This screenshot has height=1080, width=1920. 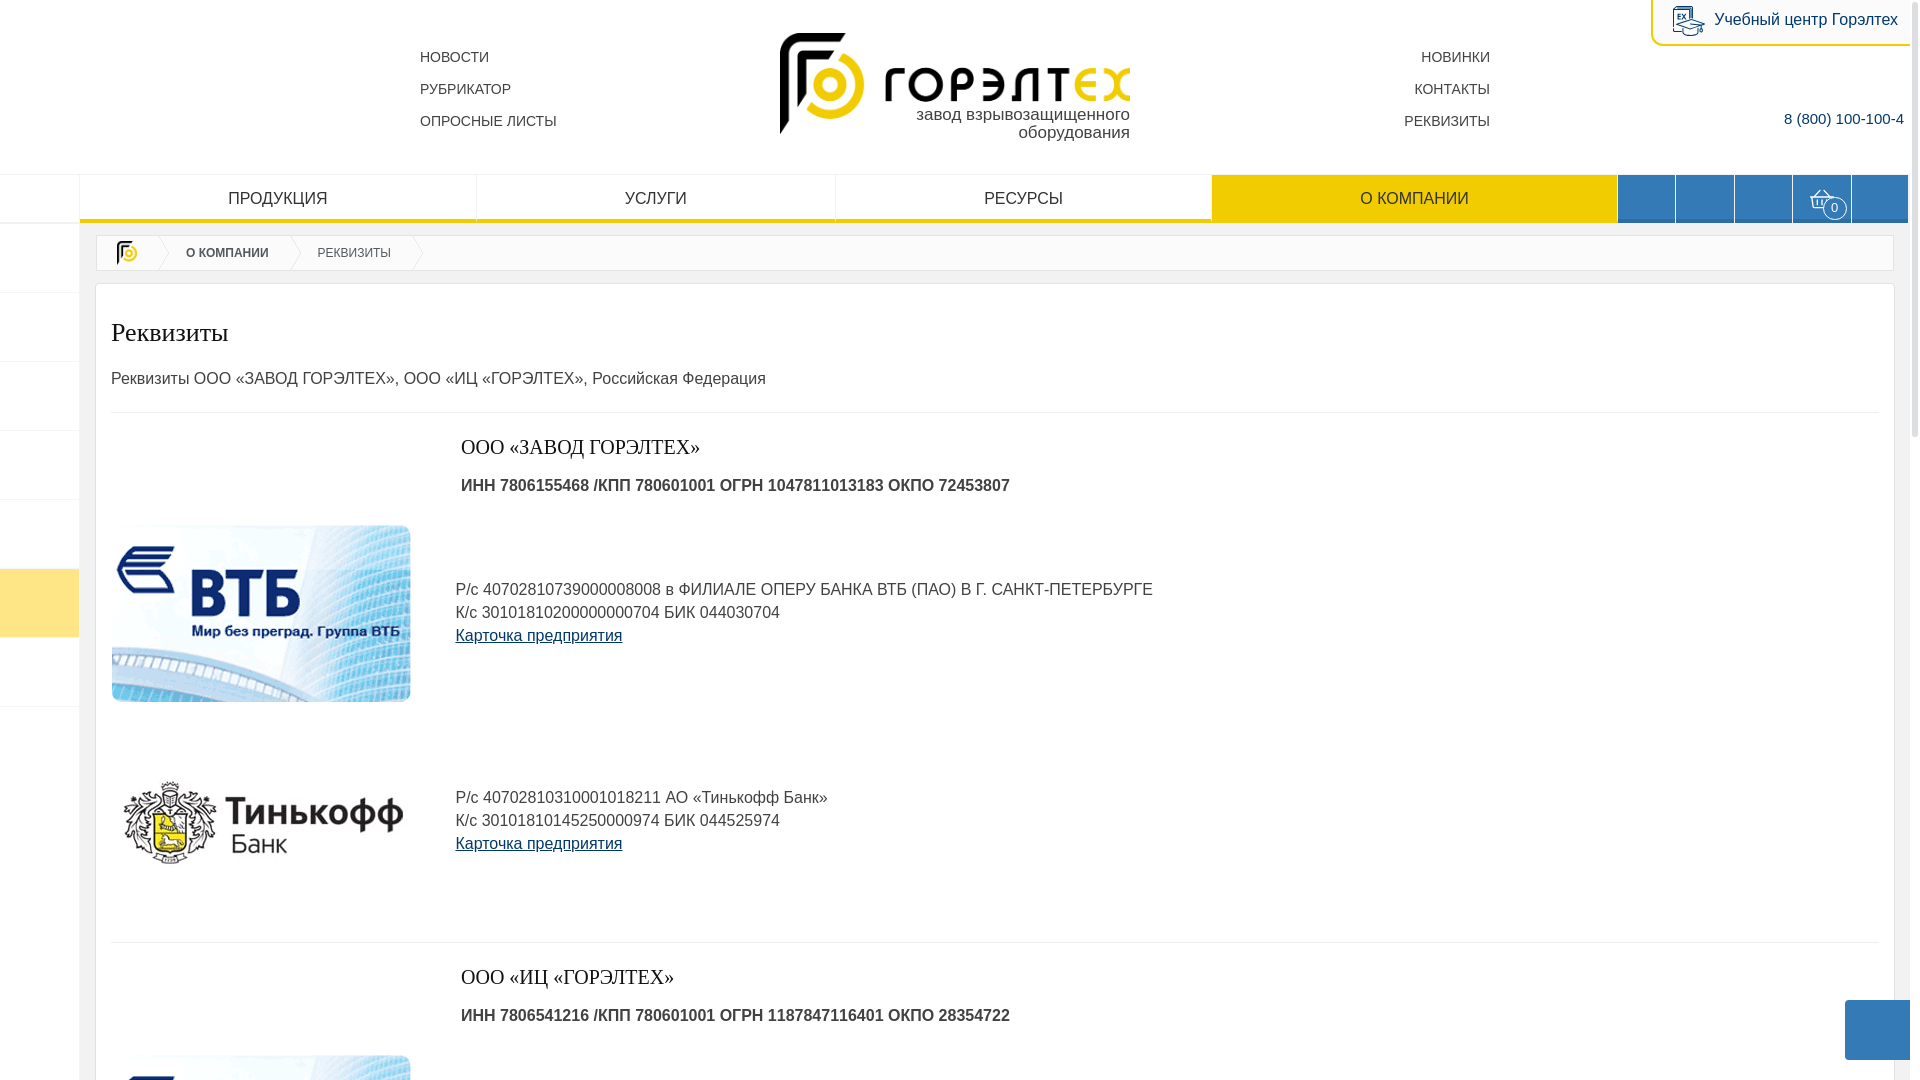 I want to click on '8 (800) 100-100-4', so click(x=1842, y=118).